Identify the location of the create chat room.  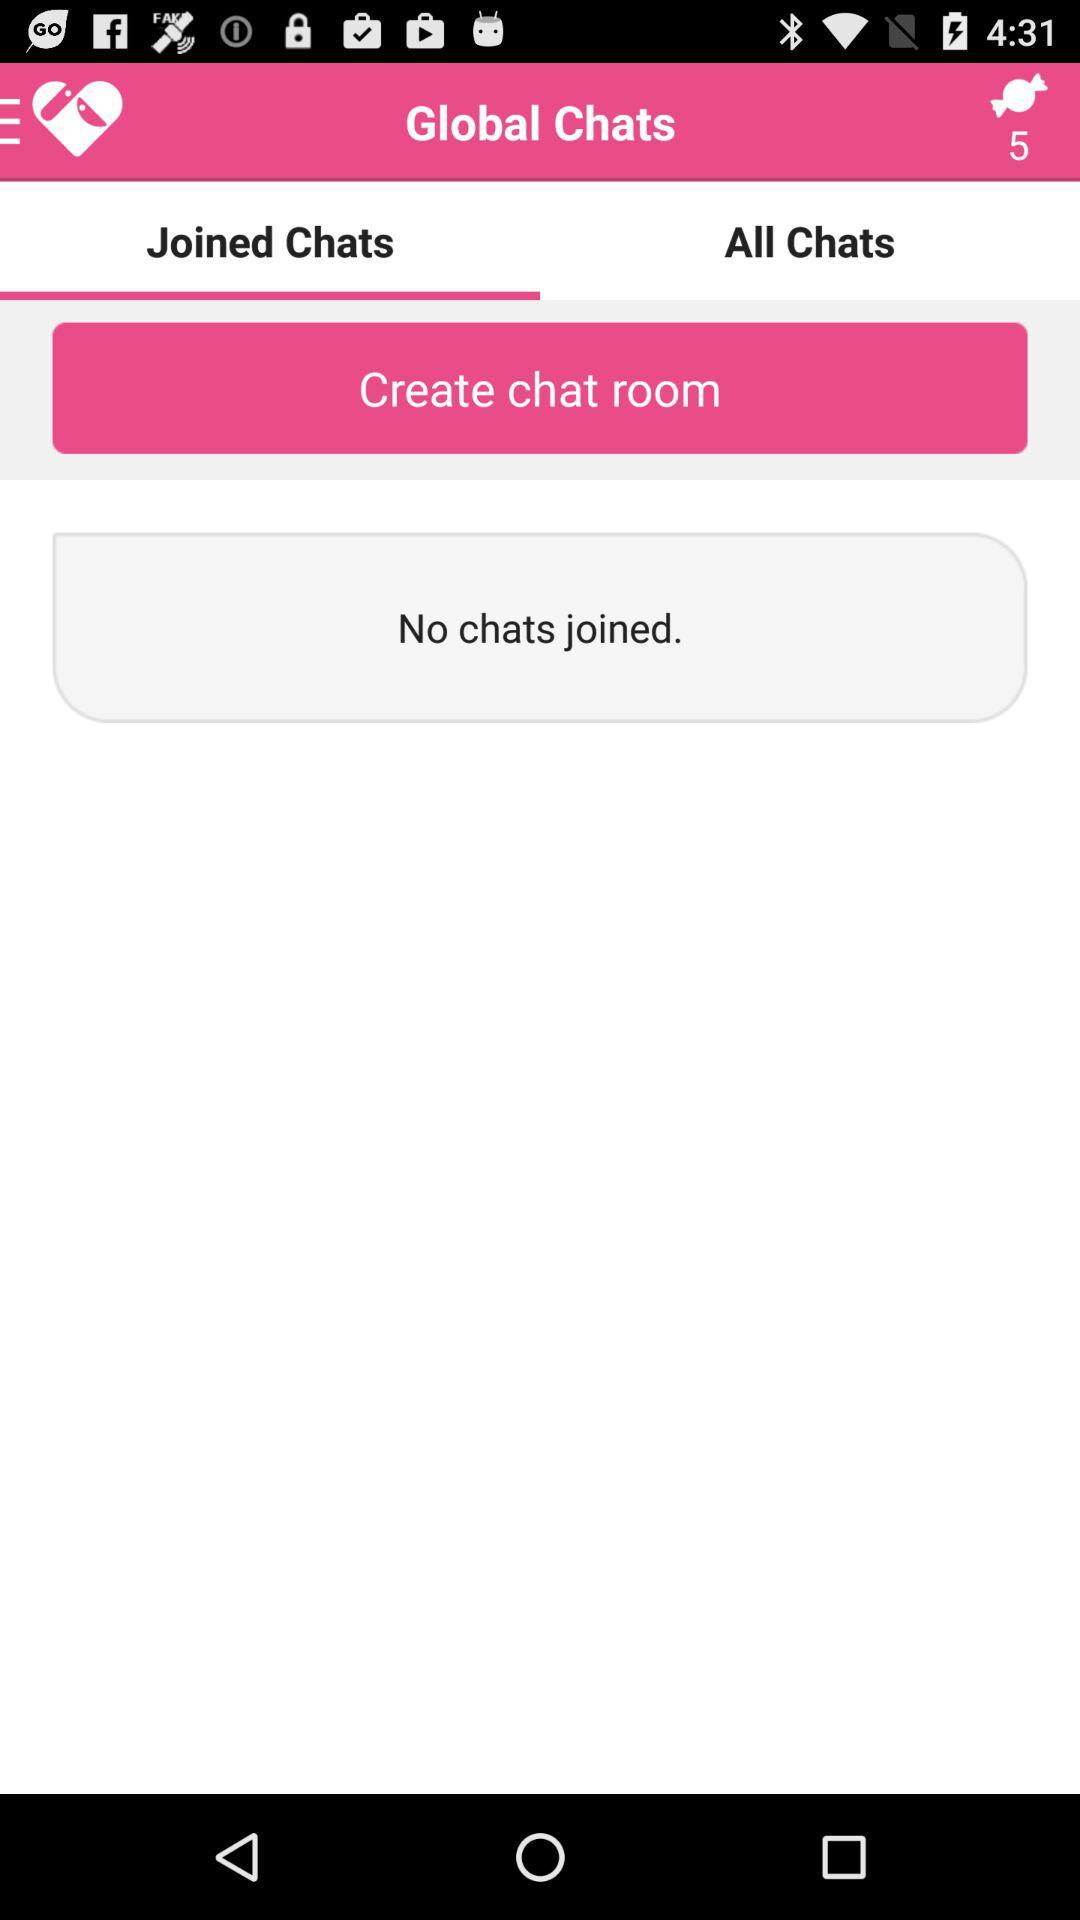
(540, 388).